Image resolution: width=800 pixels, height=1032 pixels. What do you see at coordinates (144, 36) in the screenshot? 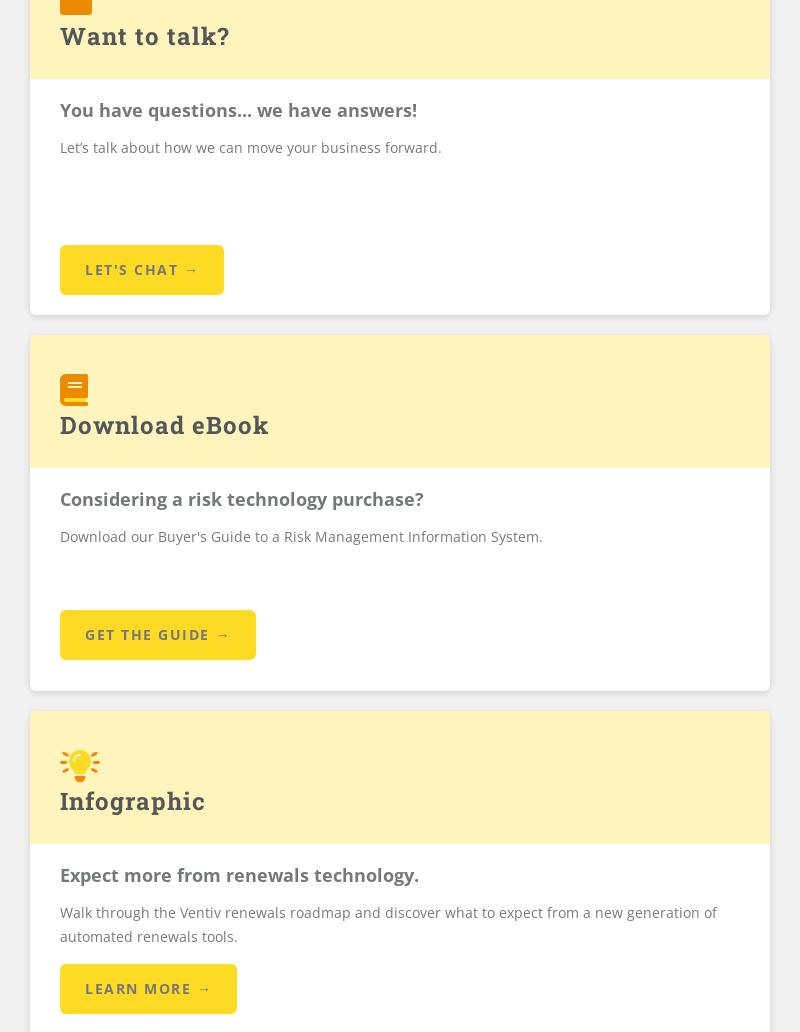
I see `'Want to talk?'` at bounding box center [144, 36].